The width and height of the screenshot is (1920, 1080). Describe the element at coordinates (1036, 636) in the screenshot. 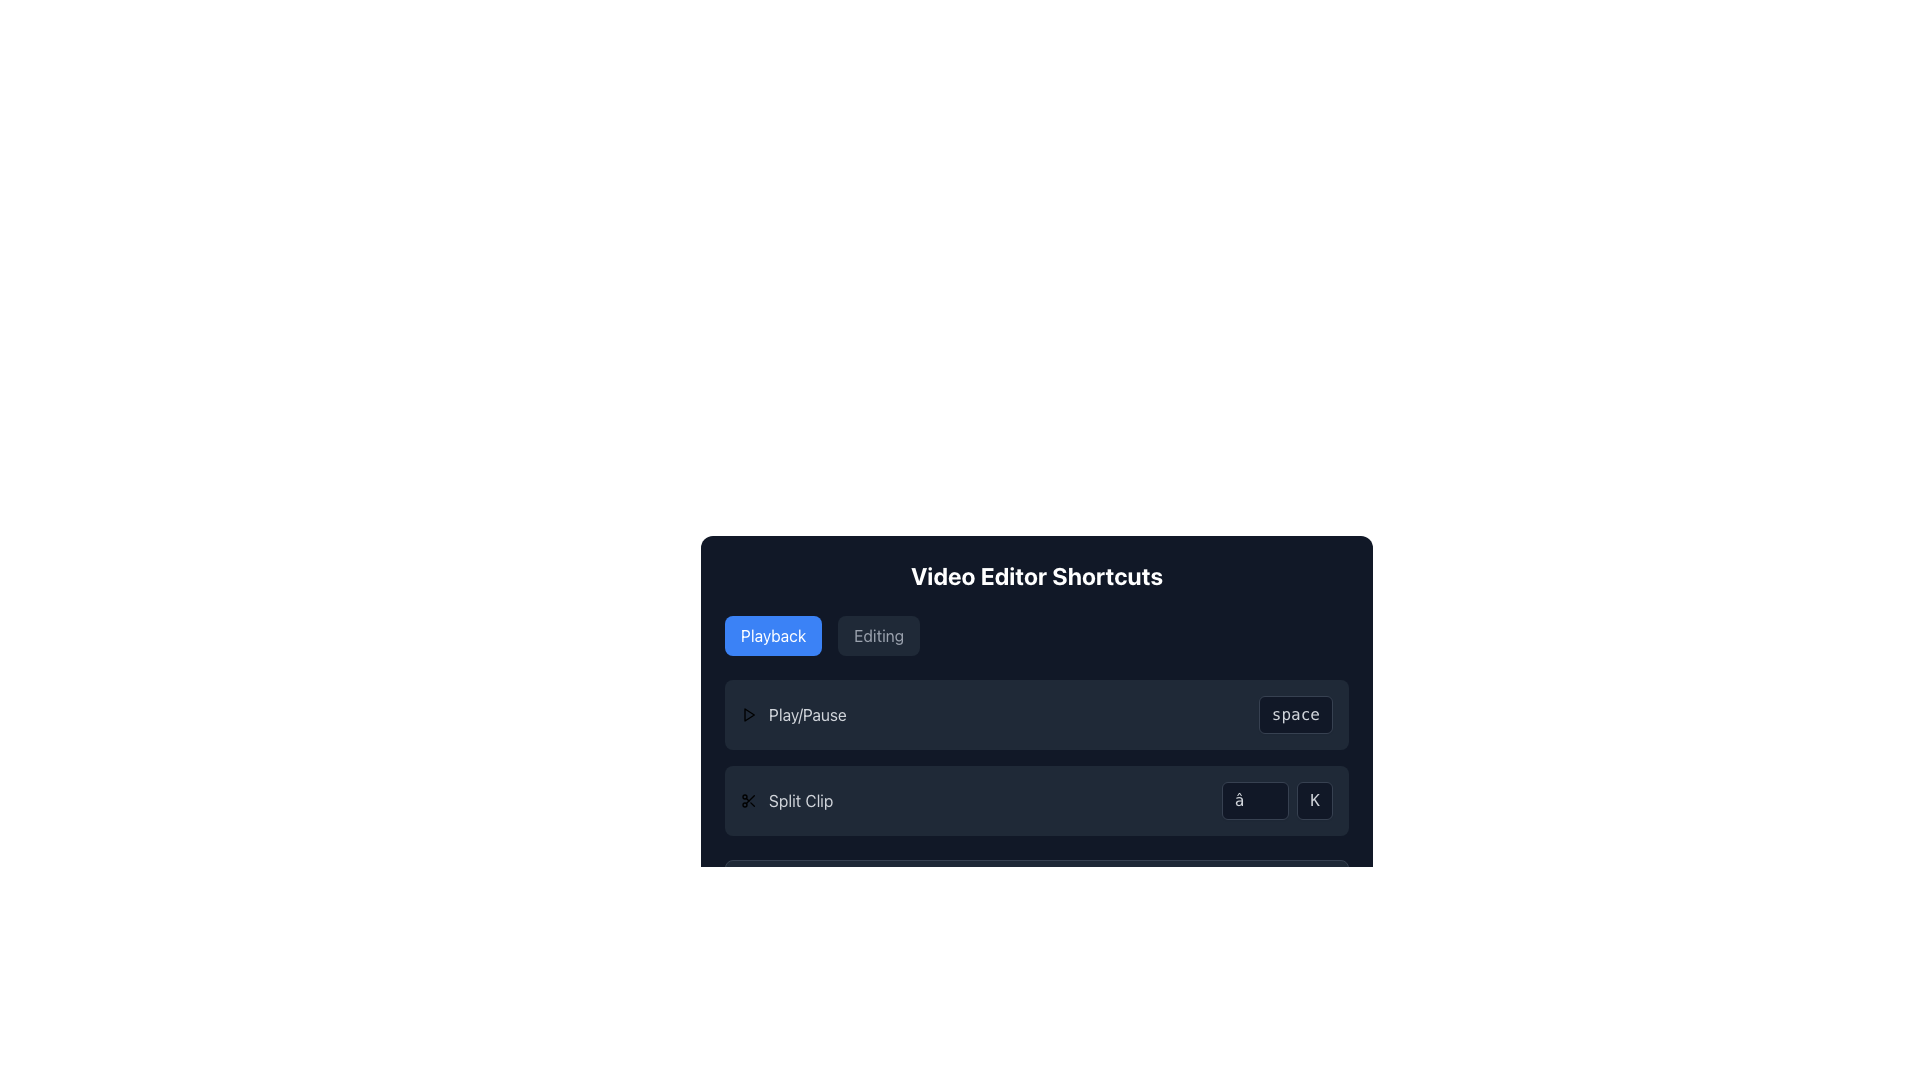

I see `the toggle button between 'Playback' and 'Editing' modes in the interactive buttons component located below the 'Video Editor Shortcuts' heading` at that location.